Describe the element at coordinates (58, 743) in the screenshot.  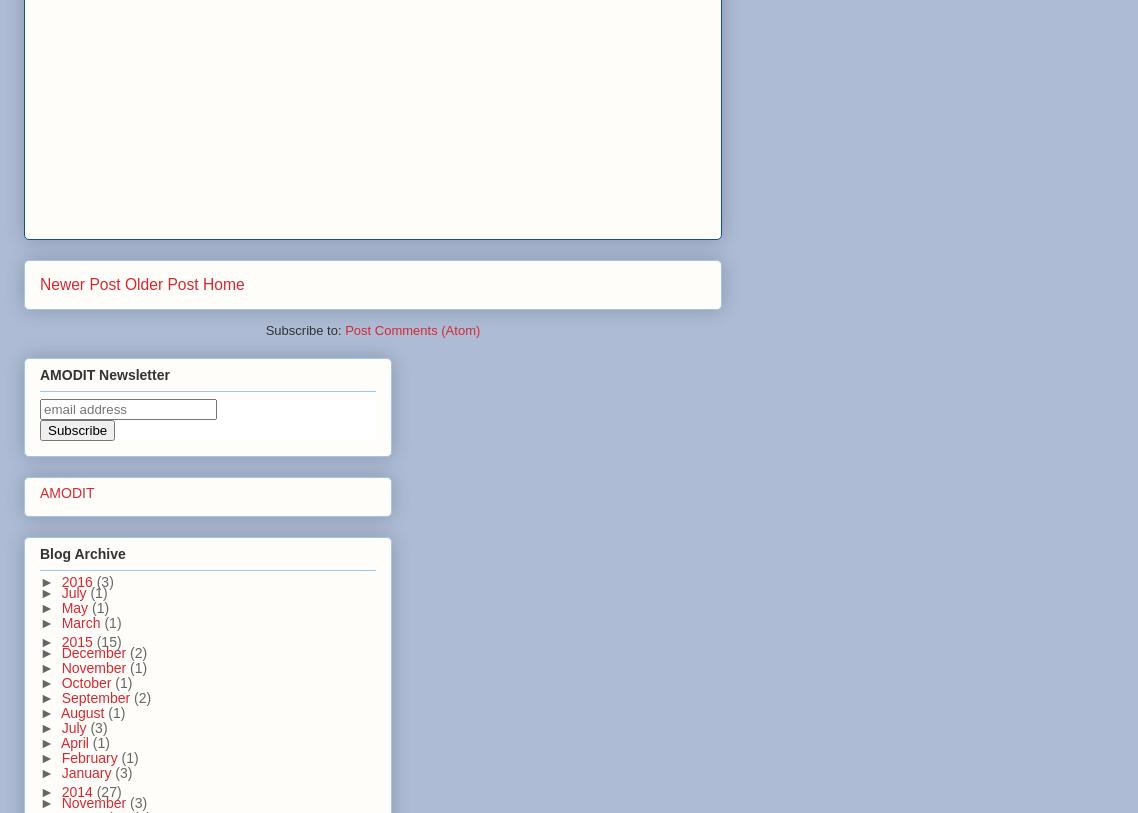
I see `'April'` at that location.